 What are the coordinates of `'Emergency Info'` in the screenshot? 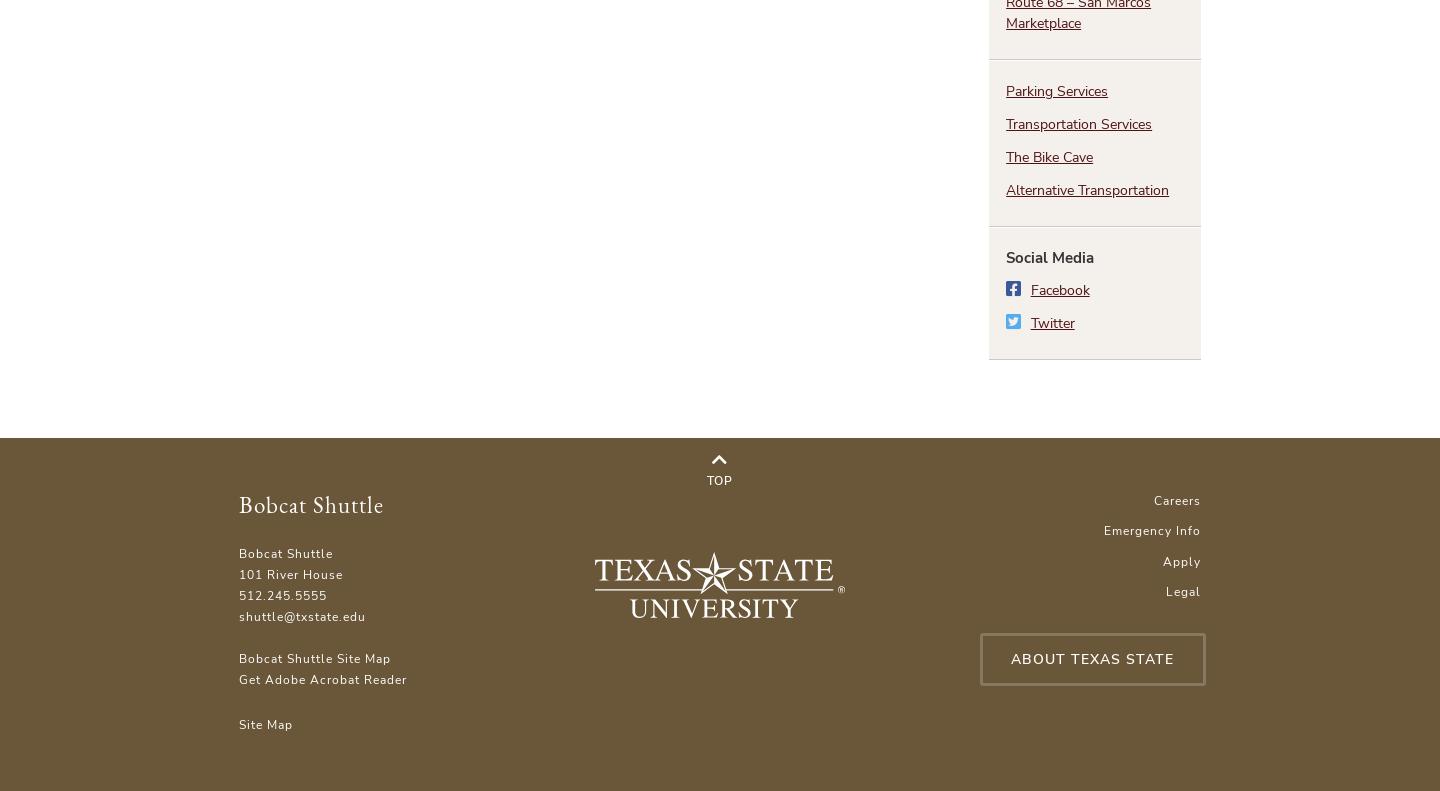 It's located at (1102, 530).